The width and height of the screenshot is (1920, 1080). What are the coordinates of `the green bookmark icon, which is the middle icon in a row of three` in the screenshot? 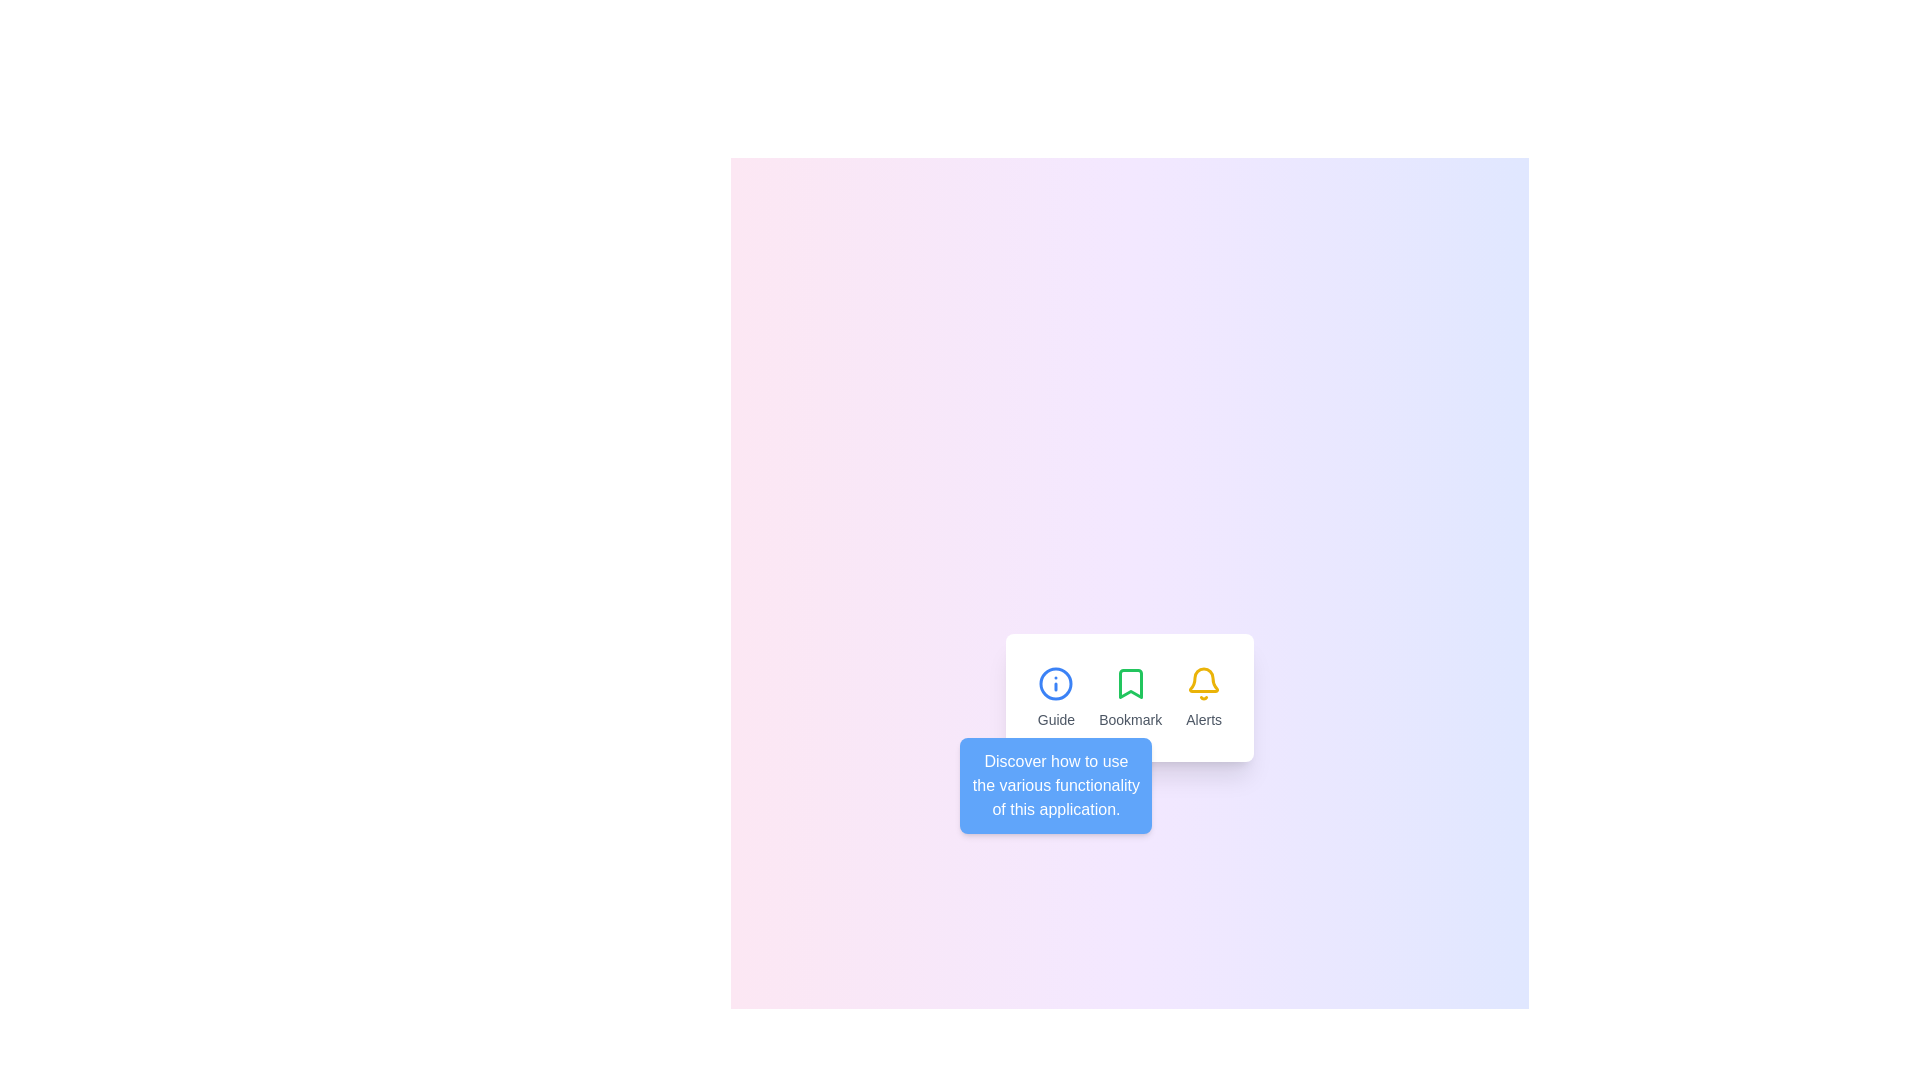 It's located at (1129, 697).